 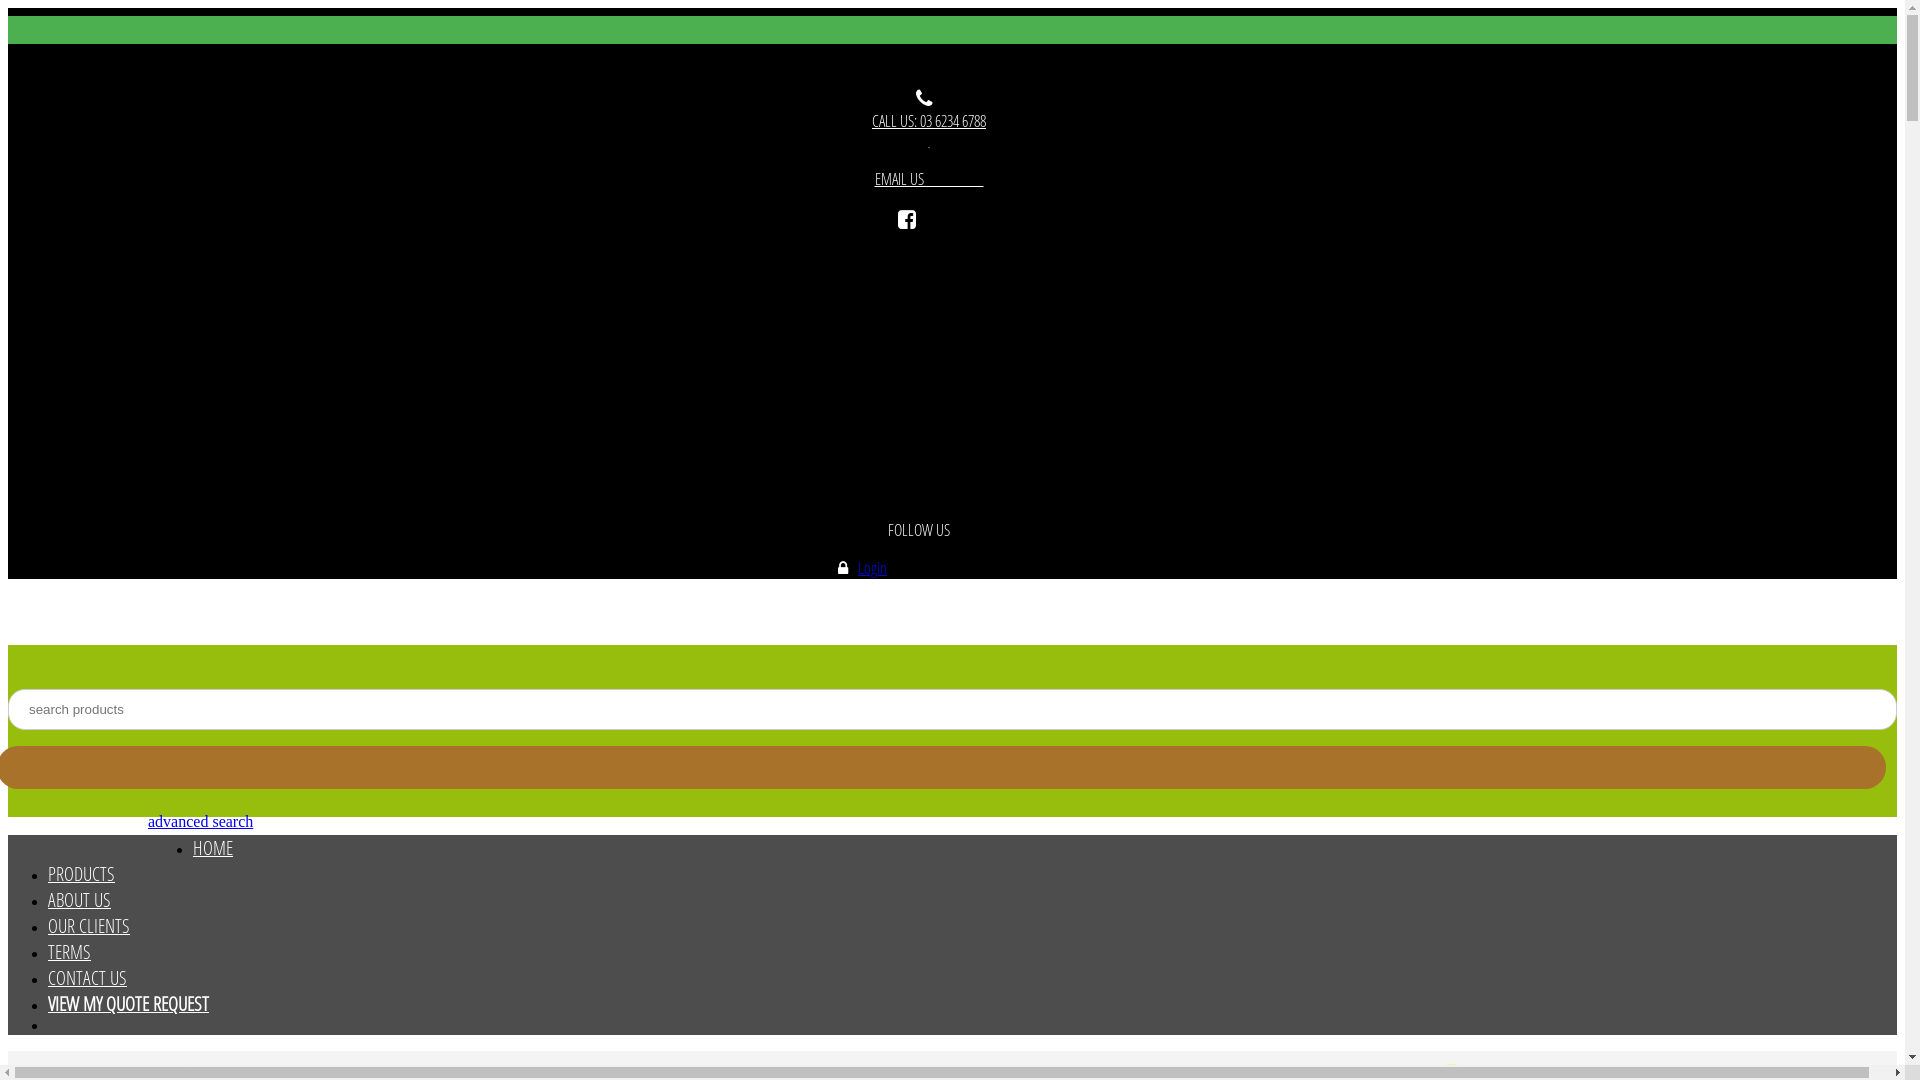 I want to click on 'PRODUCTS', so click(x=80, y=873).